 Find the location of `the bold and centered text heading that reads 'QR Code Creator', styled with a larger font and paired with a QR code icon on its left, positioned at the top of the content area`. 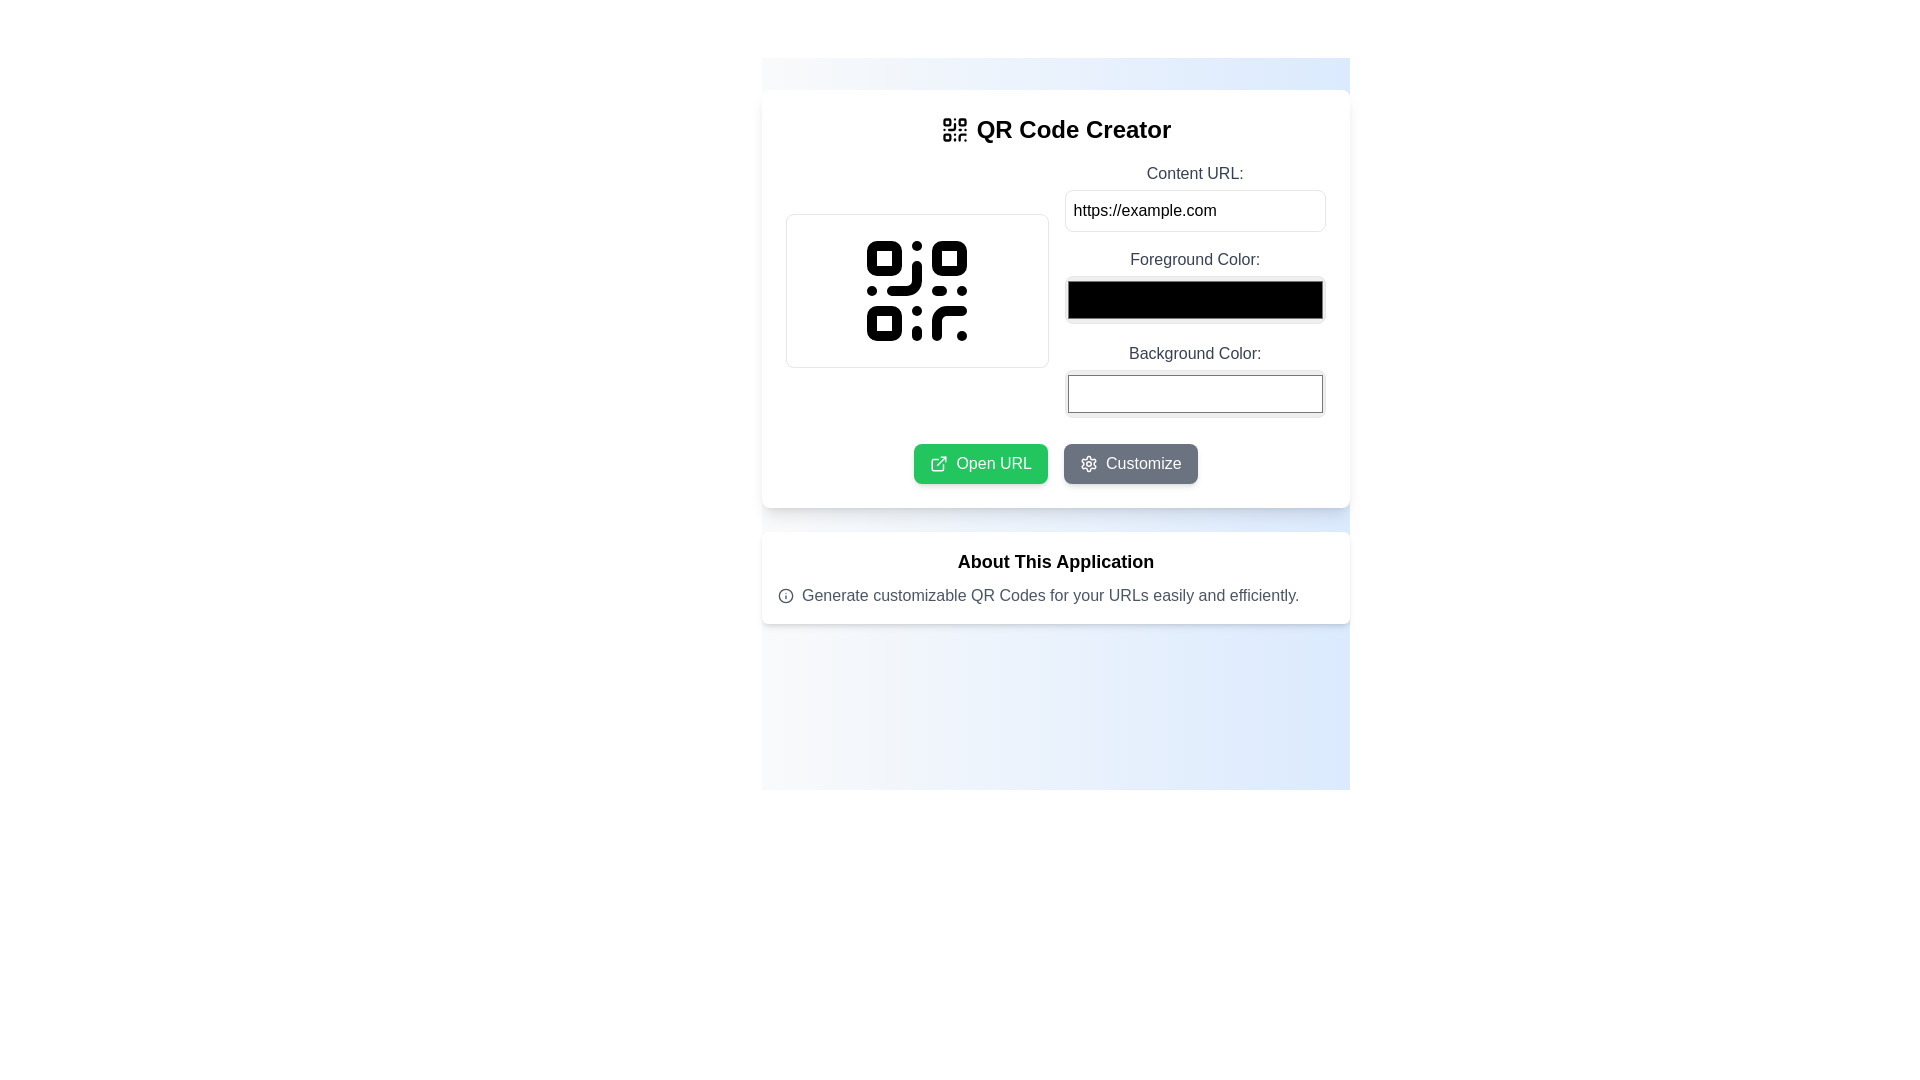

the bold and centered text heading that reads 'QR Code Creator', styled with a larger font and paired with a QR code icon on its left, positioned at the top of the content area is located at coordinates (1055, 130).